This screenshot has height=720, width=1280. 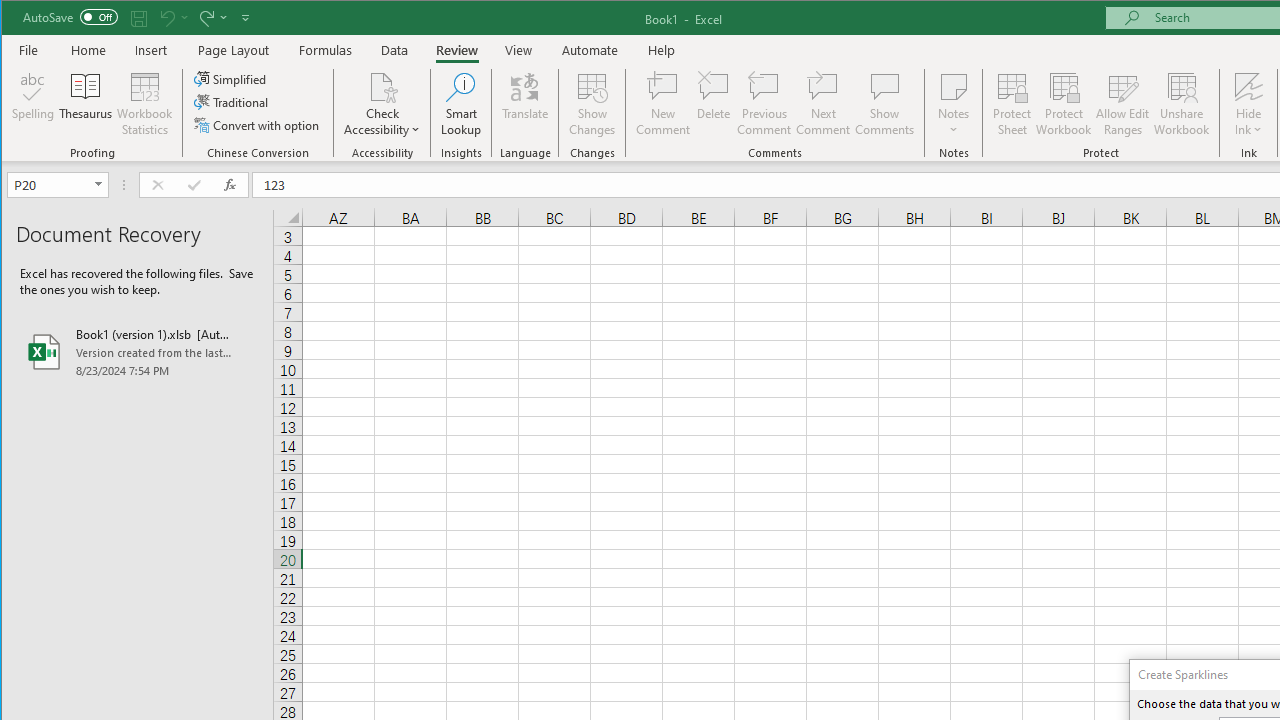 What do you see at coordinates (138, 17) in the screenshot?
I see `'Save'` at bounding box center [138, 17].